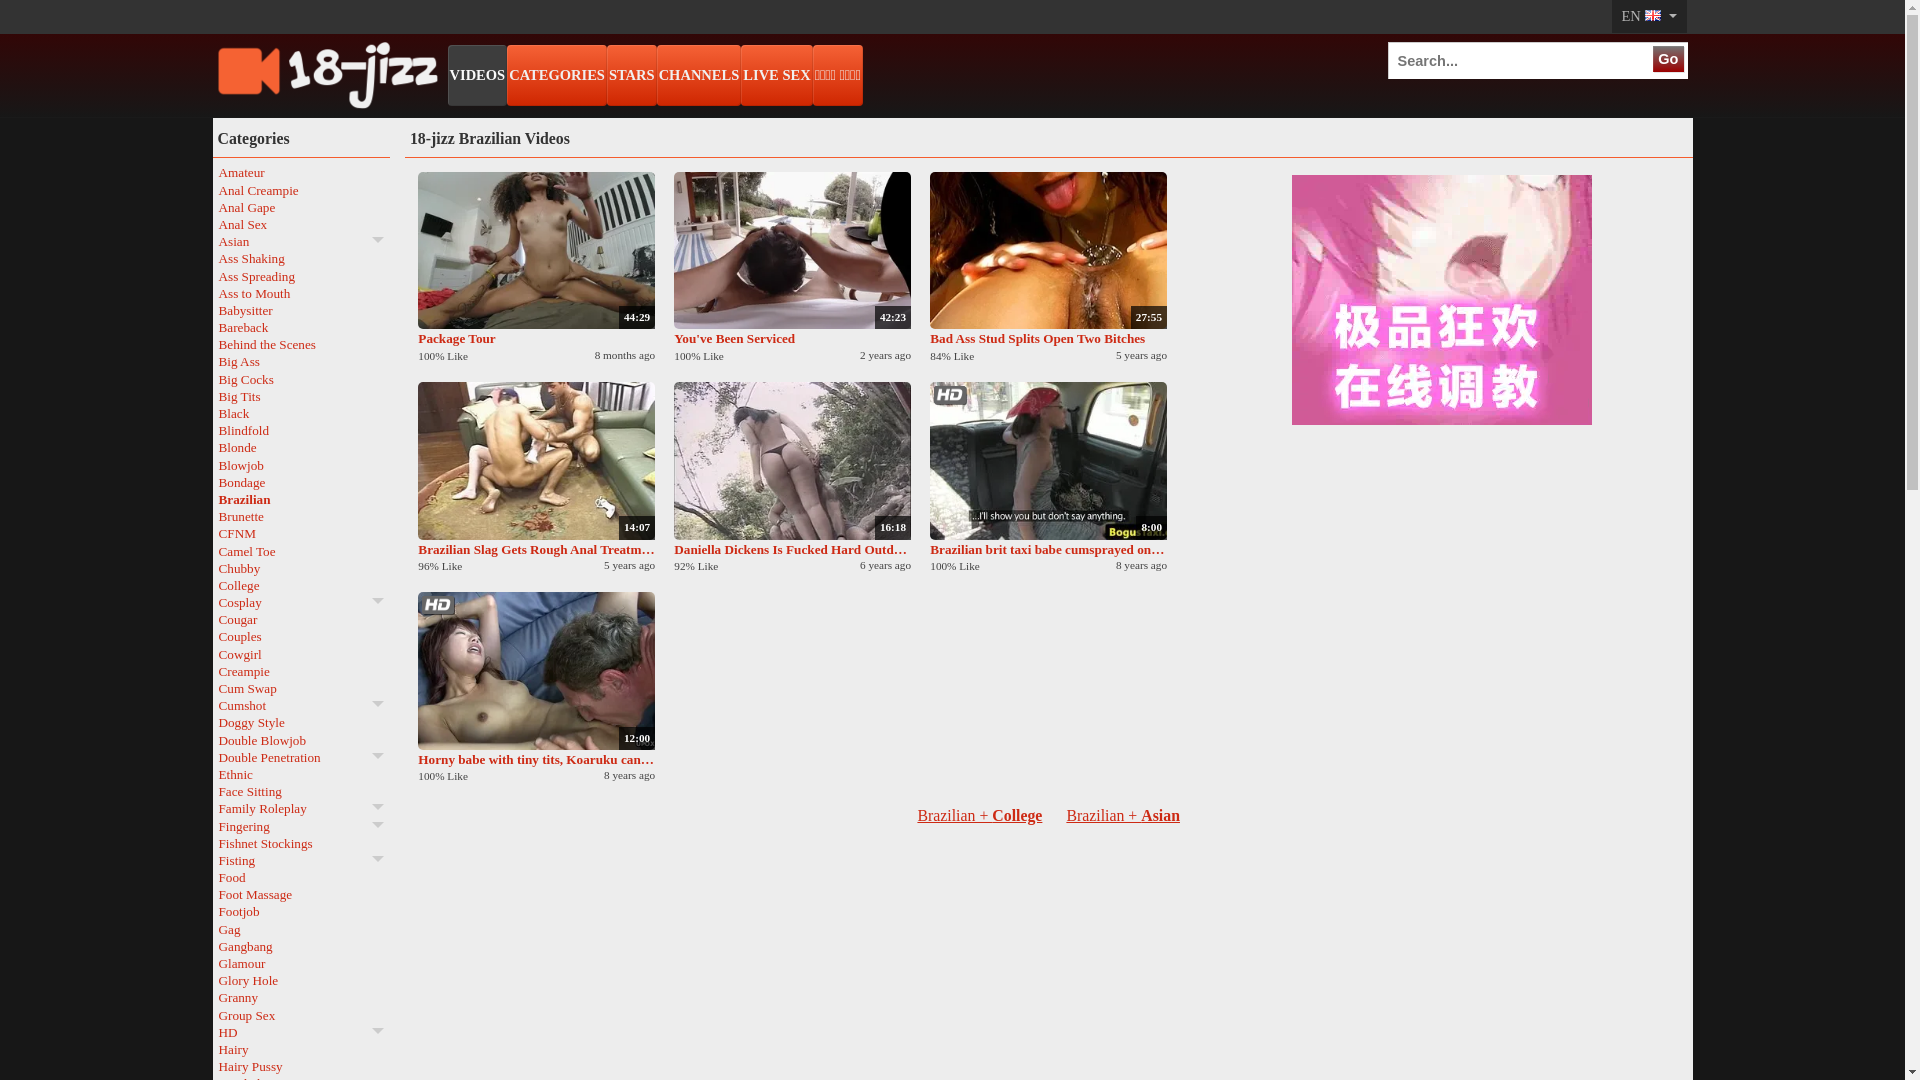 The width and height of the screenshot is (1920, 1080). What do you see at coordinates (929, 461) in the screenshot?
I see `'8:00'` at bounding box center [929, 461].